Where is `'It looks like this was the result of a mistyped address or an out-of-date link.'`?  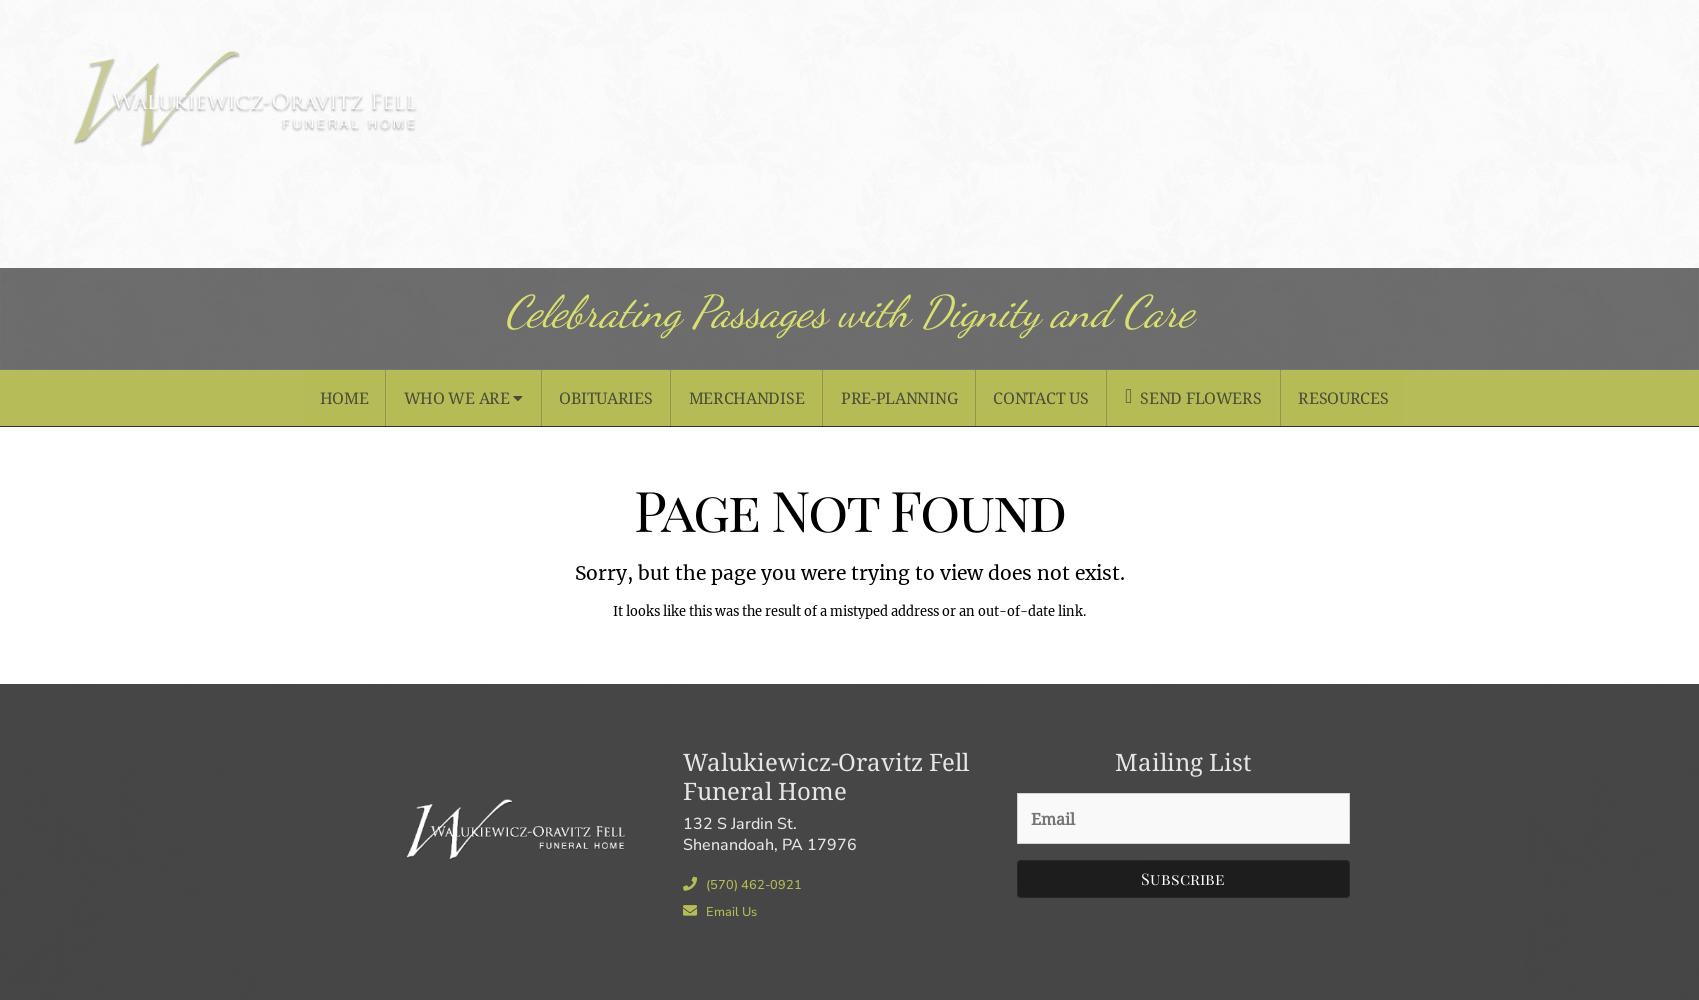 'It looks like this was the result of a mistyped address or an out-of-date link.' is located at coordinates (849, 609).